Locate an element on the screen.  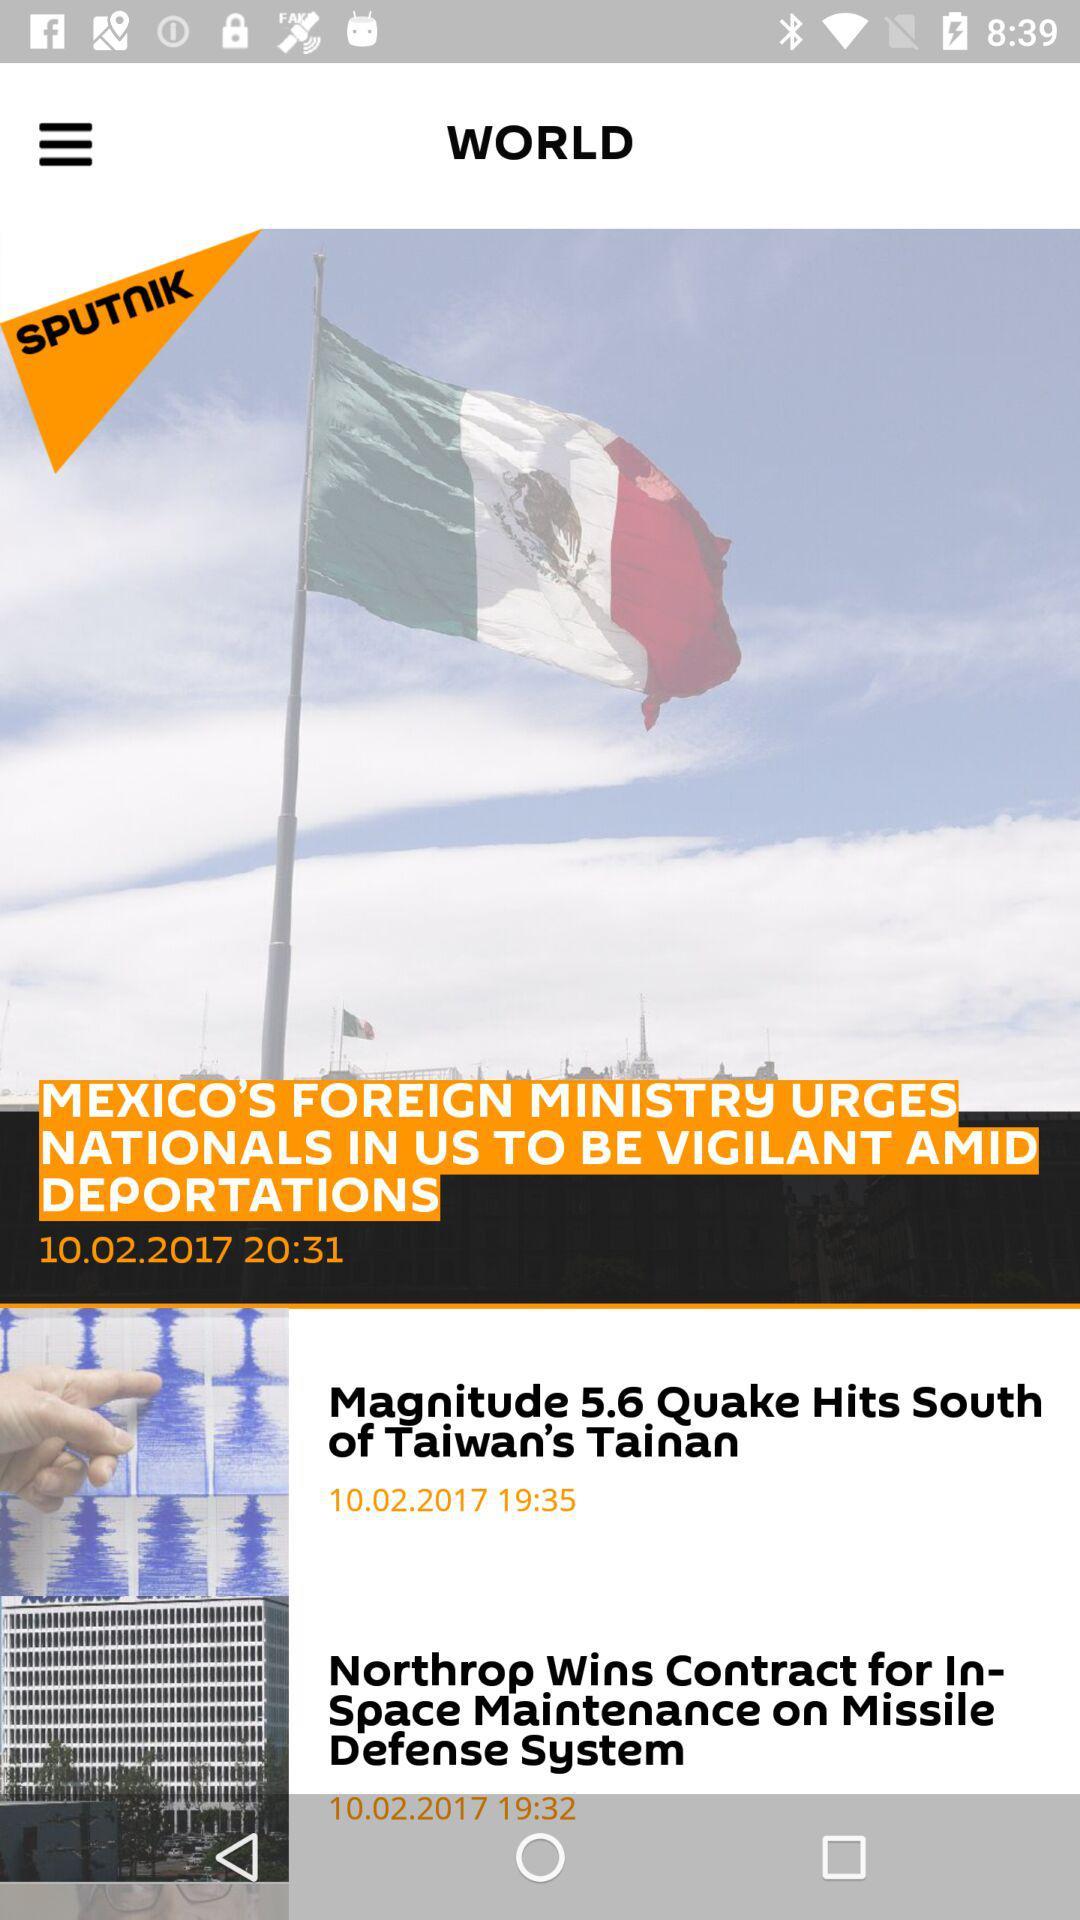
the menu icon is located at coordinates (64, 143).